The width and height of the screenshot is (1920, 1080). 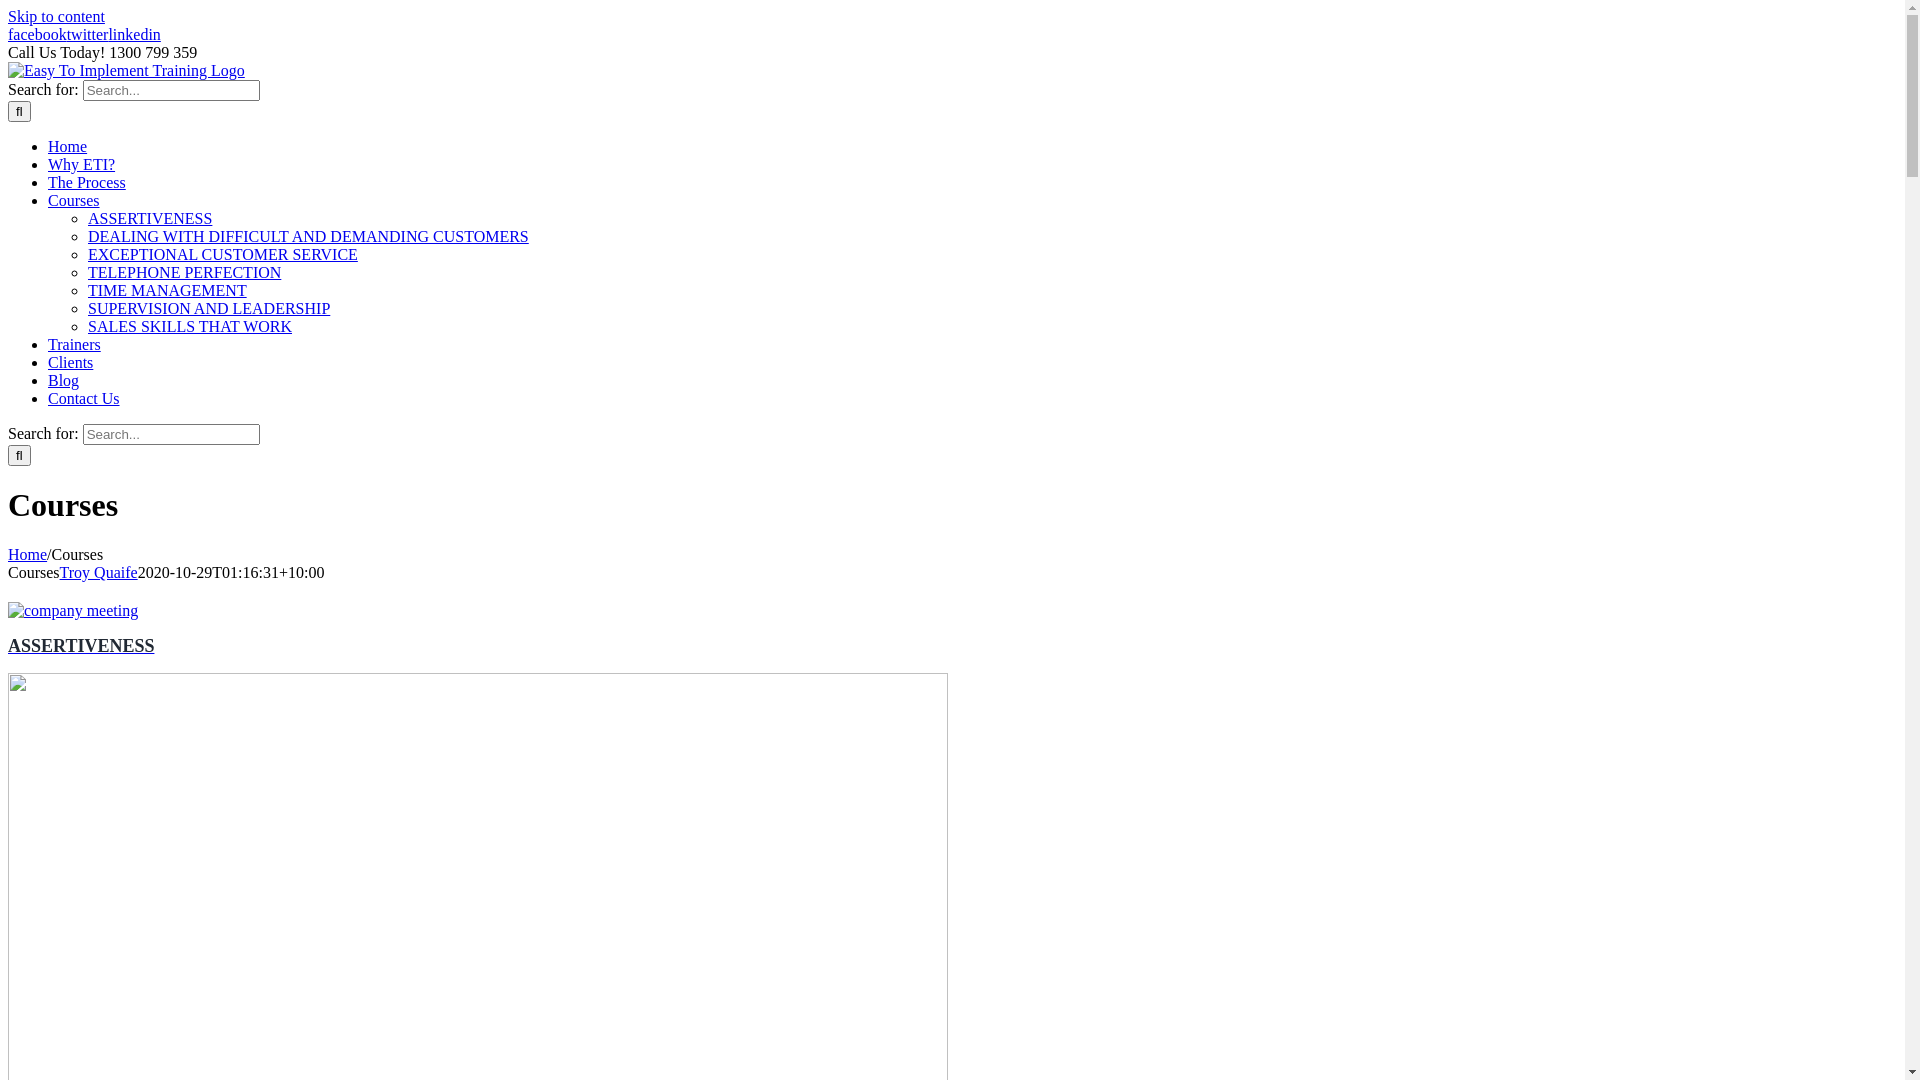 I want to click on 'Courses', so click(x=73, y=200).